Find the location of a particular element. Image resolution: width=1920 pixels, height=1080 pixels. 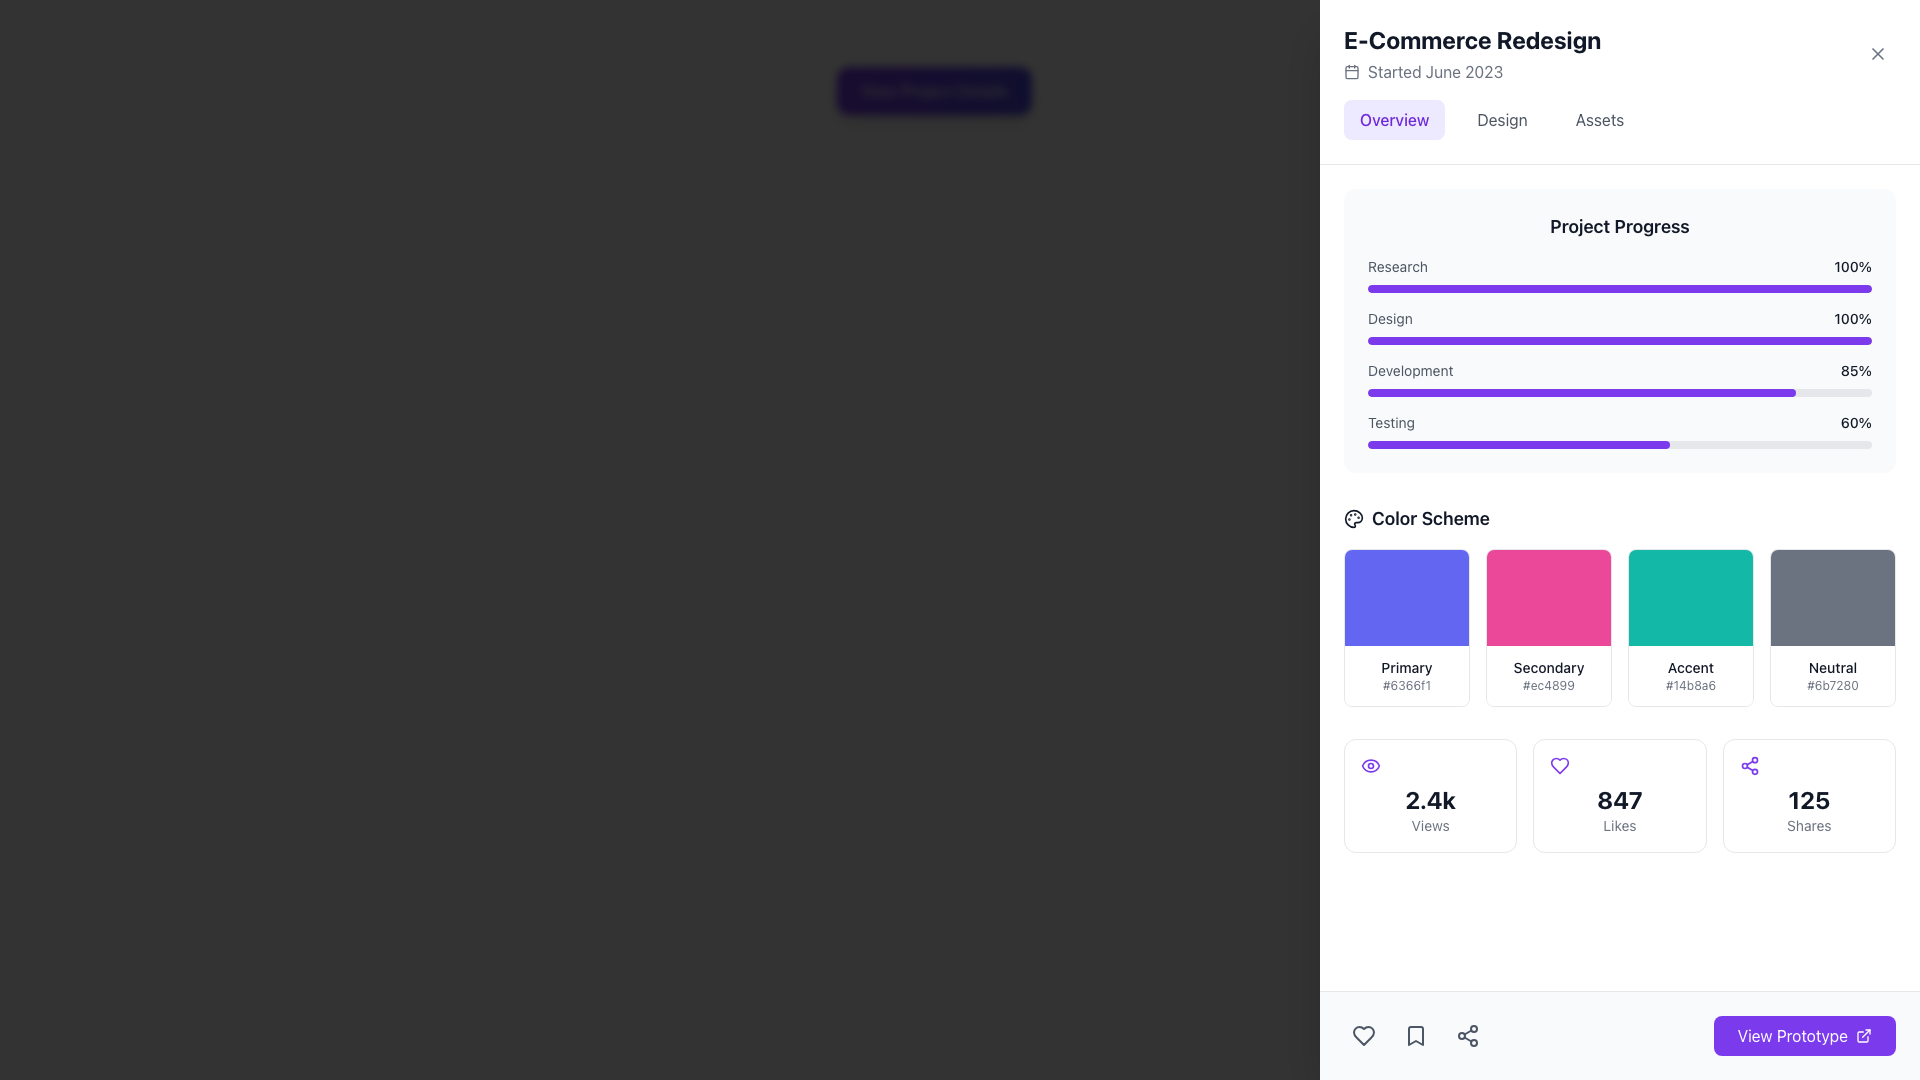

statistics displayed in the Grid containing multiple statistic cards located at the bottom of the visible section of the main interface beneath the 'Color Scheme' grid is located at coordinates (1620, 794).